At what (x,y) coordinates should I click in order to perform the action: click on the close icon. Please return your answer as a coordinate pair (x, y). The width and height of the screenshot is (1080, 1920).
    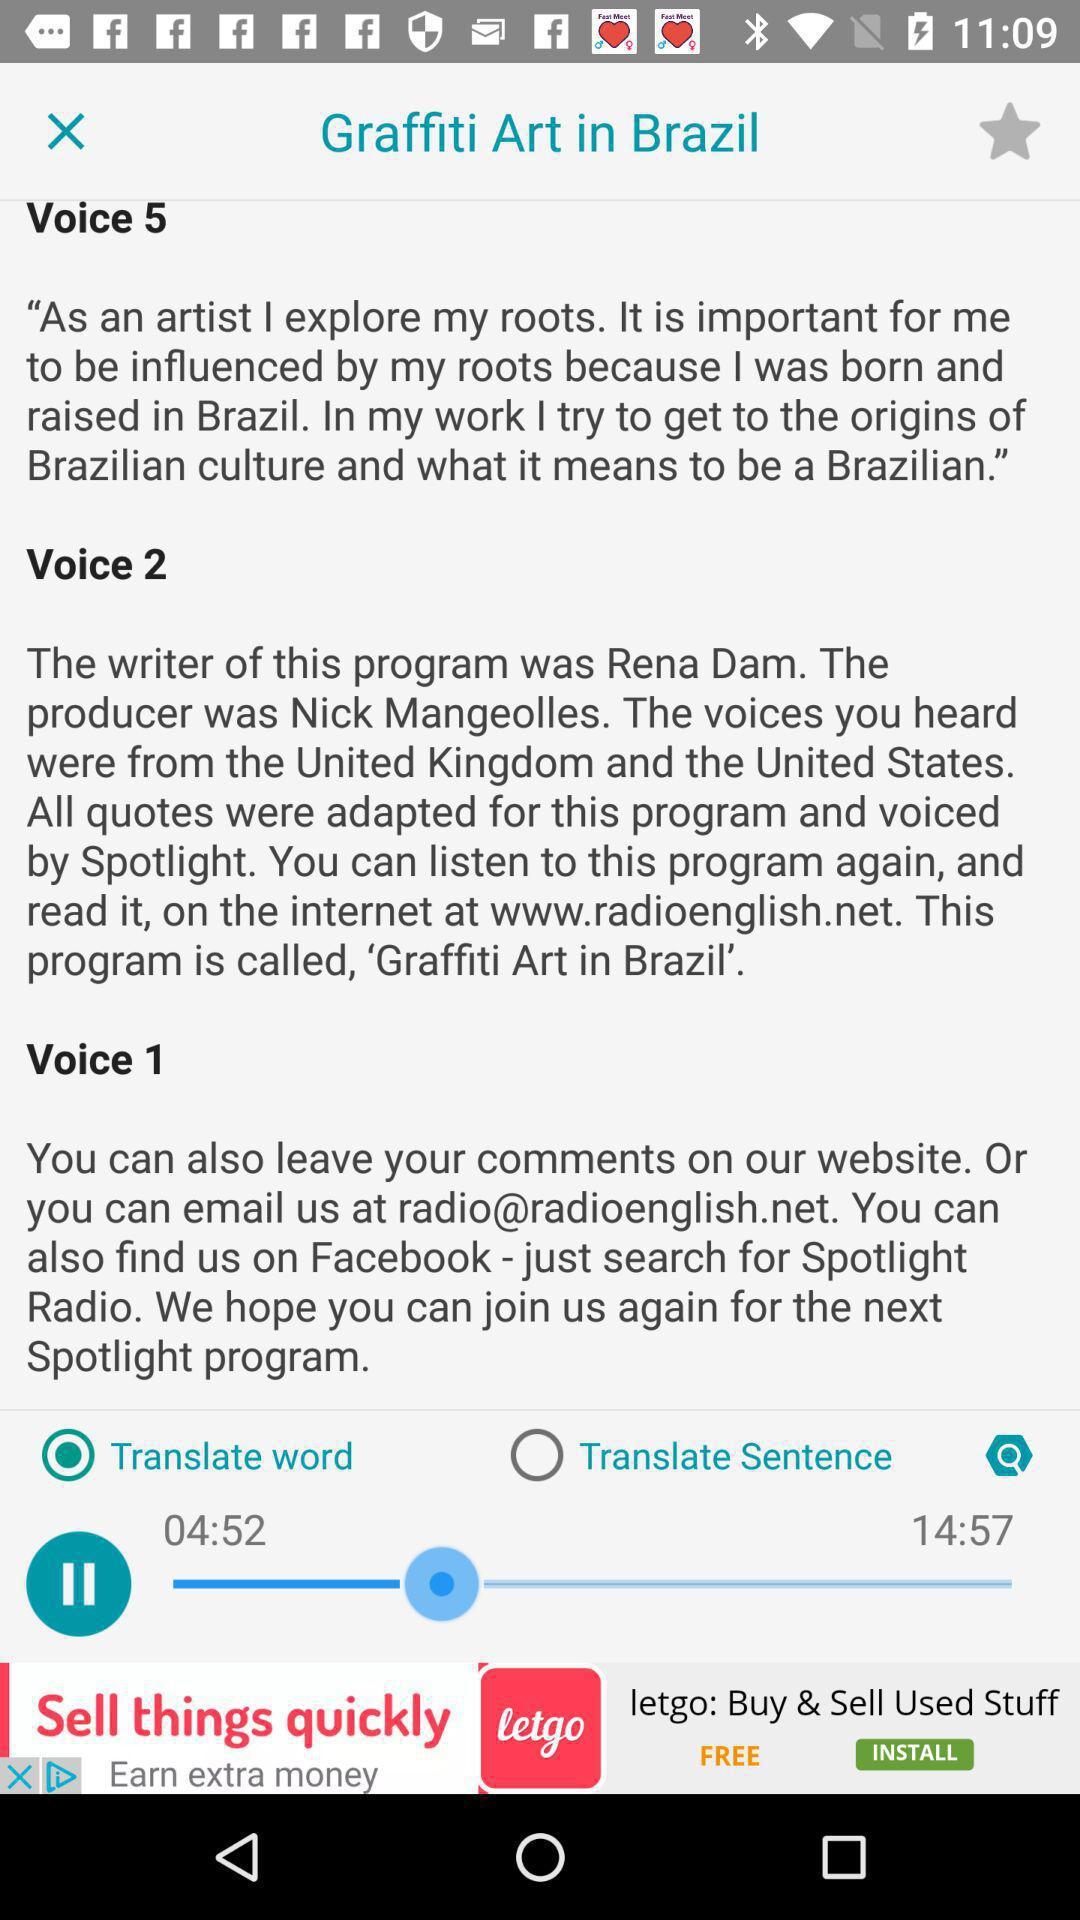
    Looking at the image, I should click on (64, 130).